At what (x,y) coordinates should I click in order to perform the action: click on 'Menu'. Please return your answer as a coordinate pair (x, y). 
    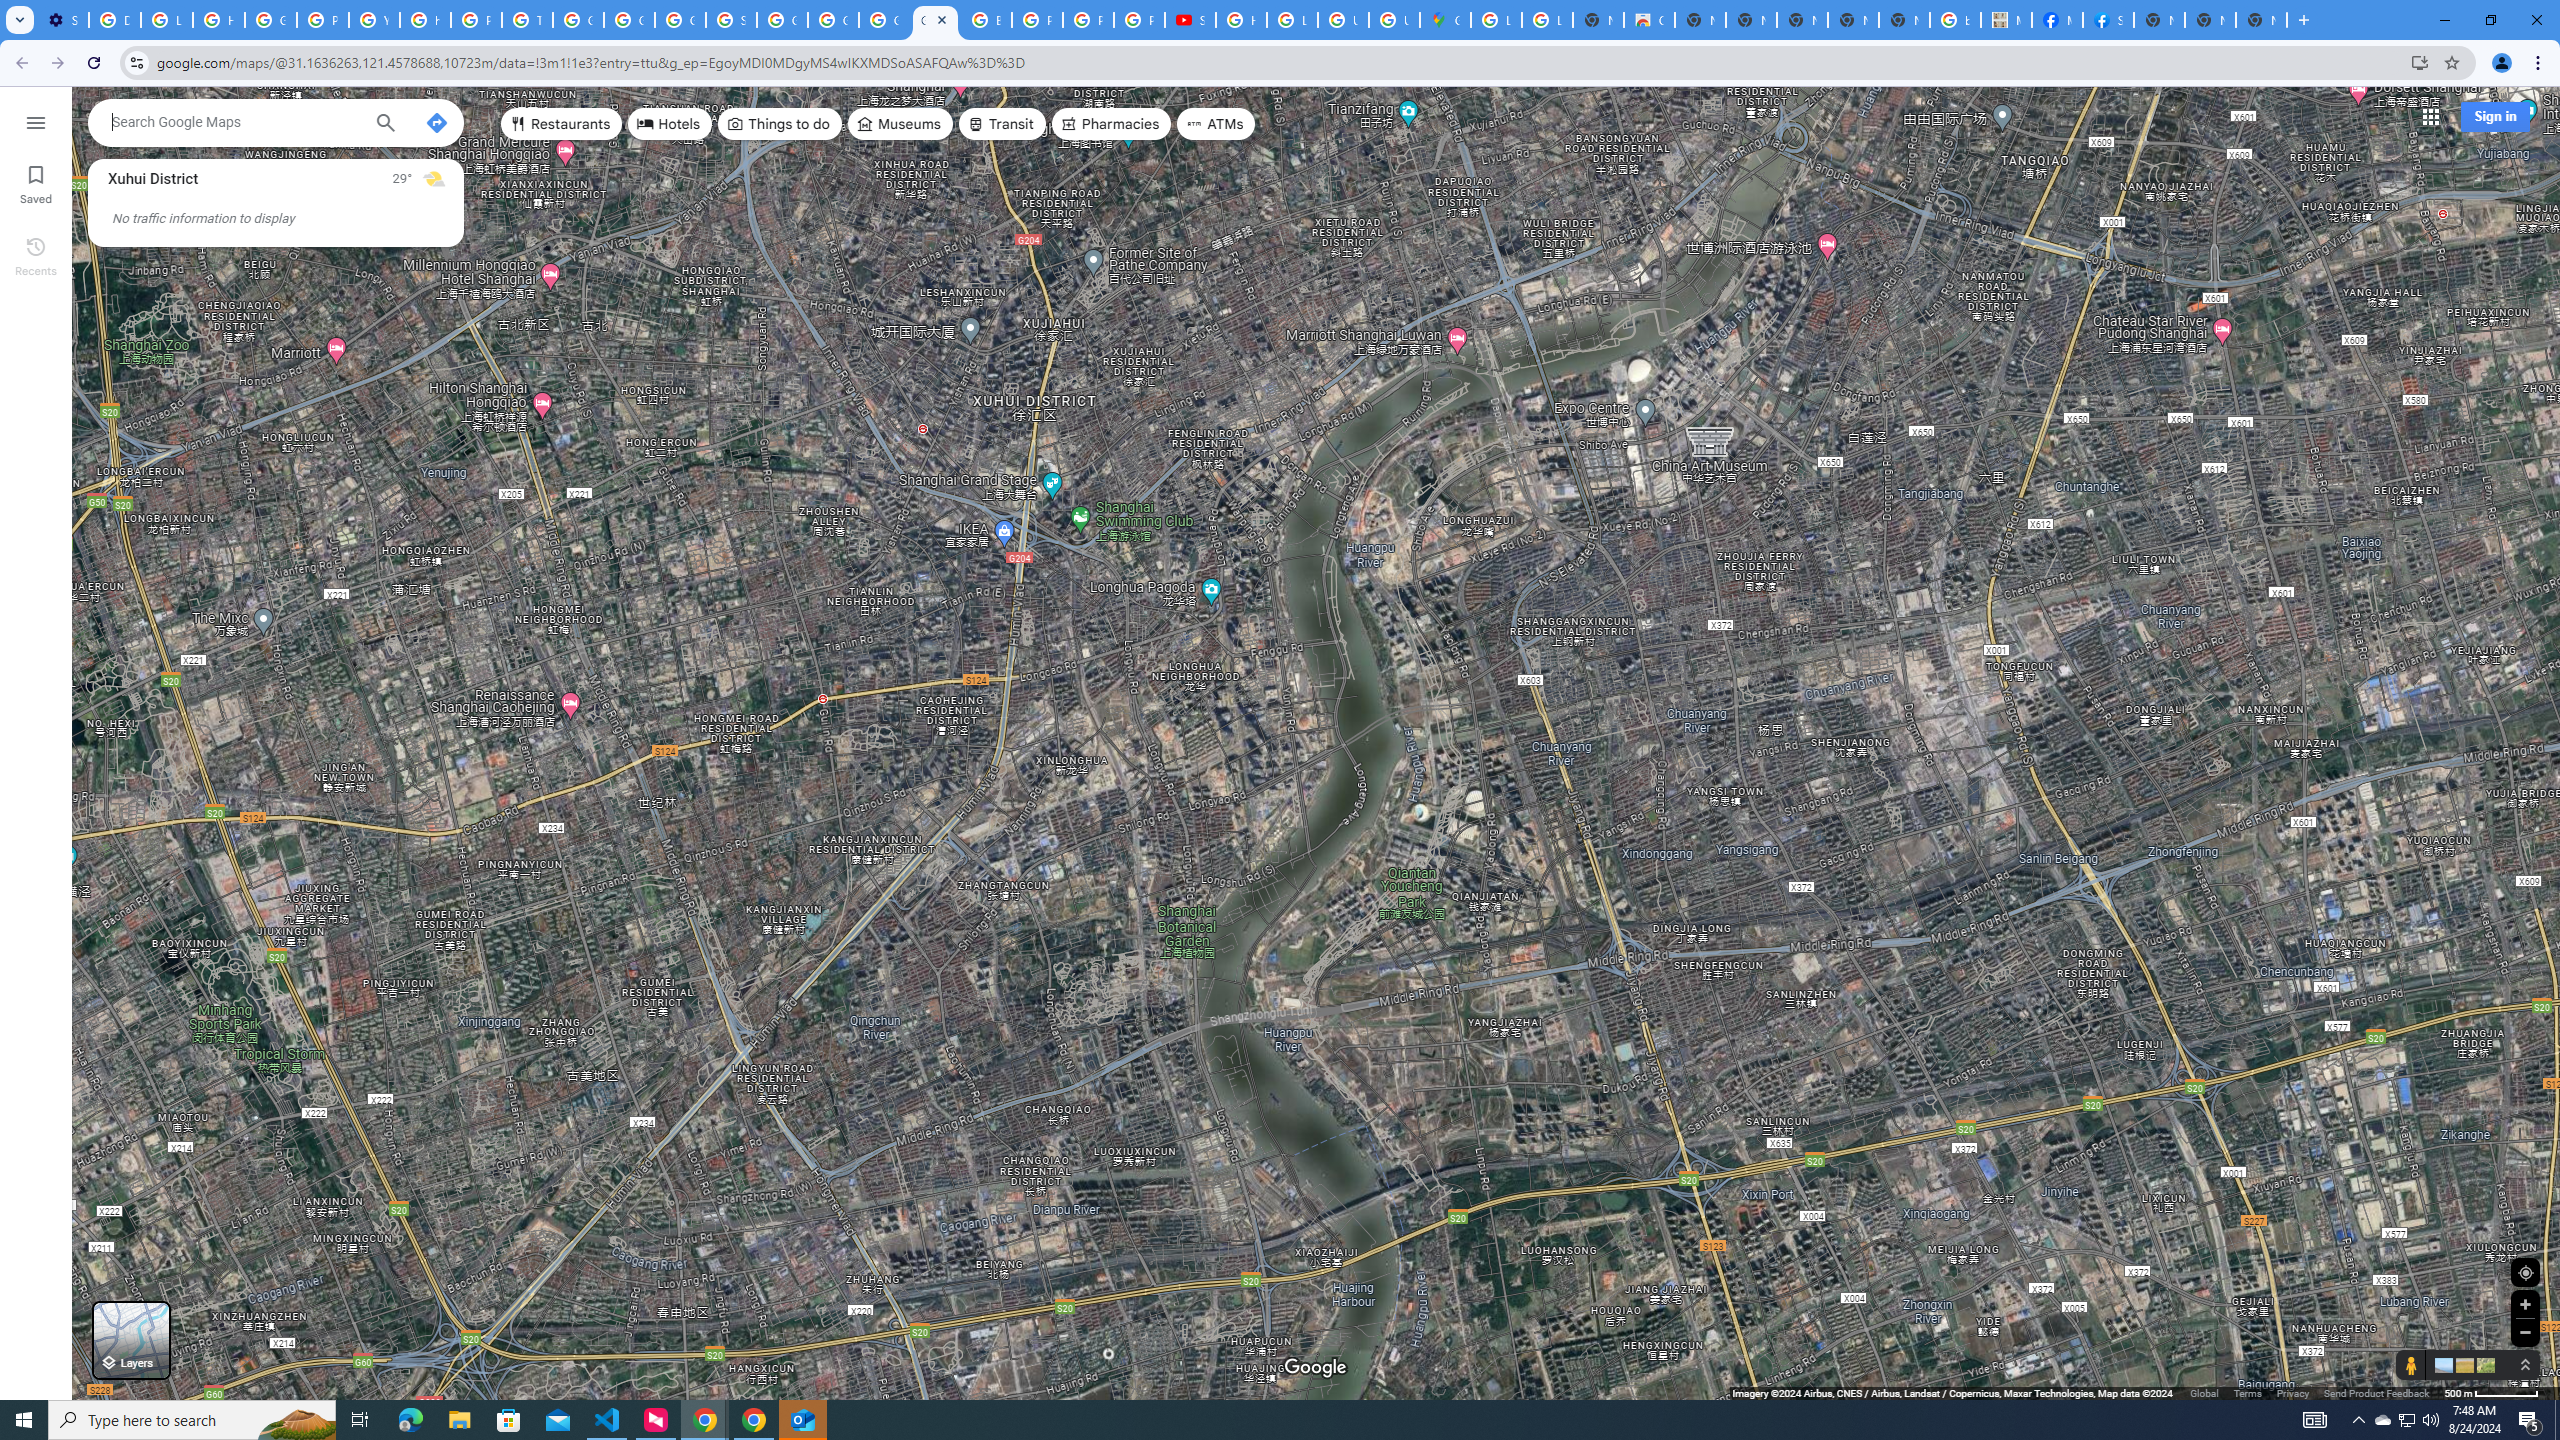
    Looking at the image, I should click on (34, 120).